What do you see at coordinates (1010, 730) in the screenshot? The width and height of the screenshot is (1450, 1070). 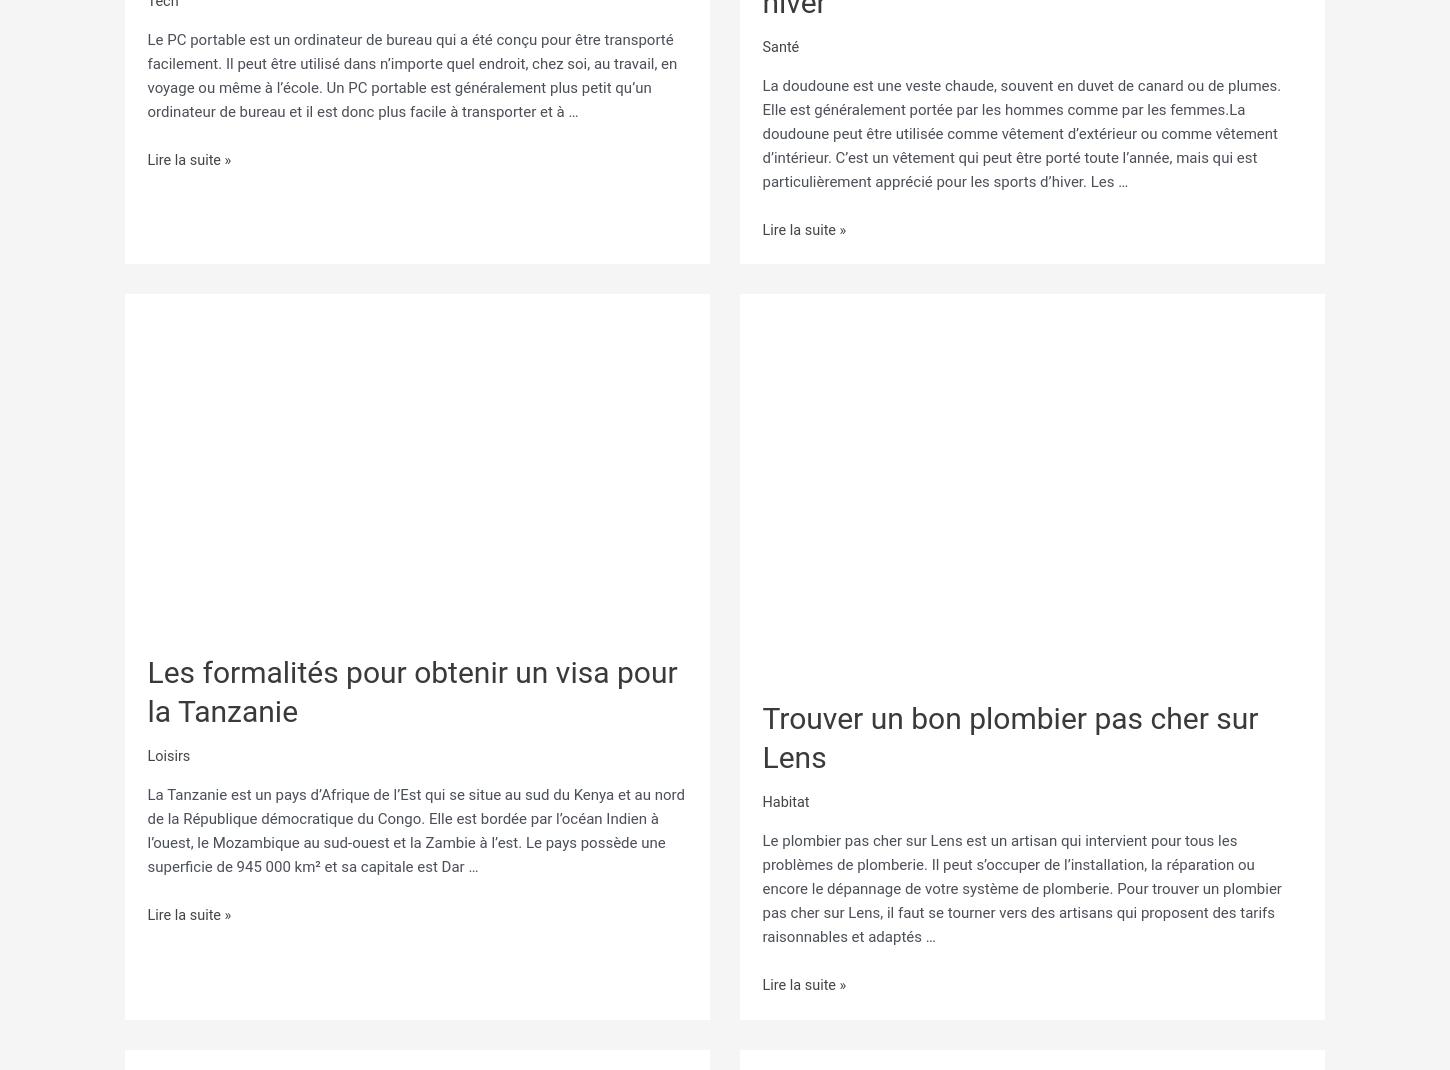 I see `'Trouver un bon plombier pas cher sur Lens'` at bounding box center [1010, 730].